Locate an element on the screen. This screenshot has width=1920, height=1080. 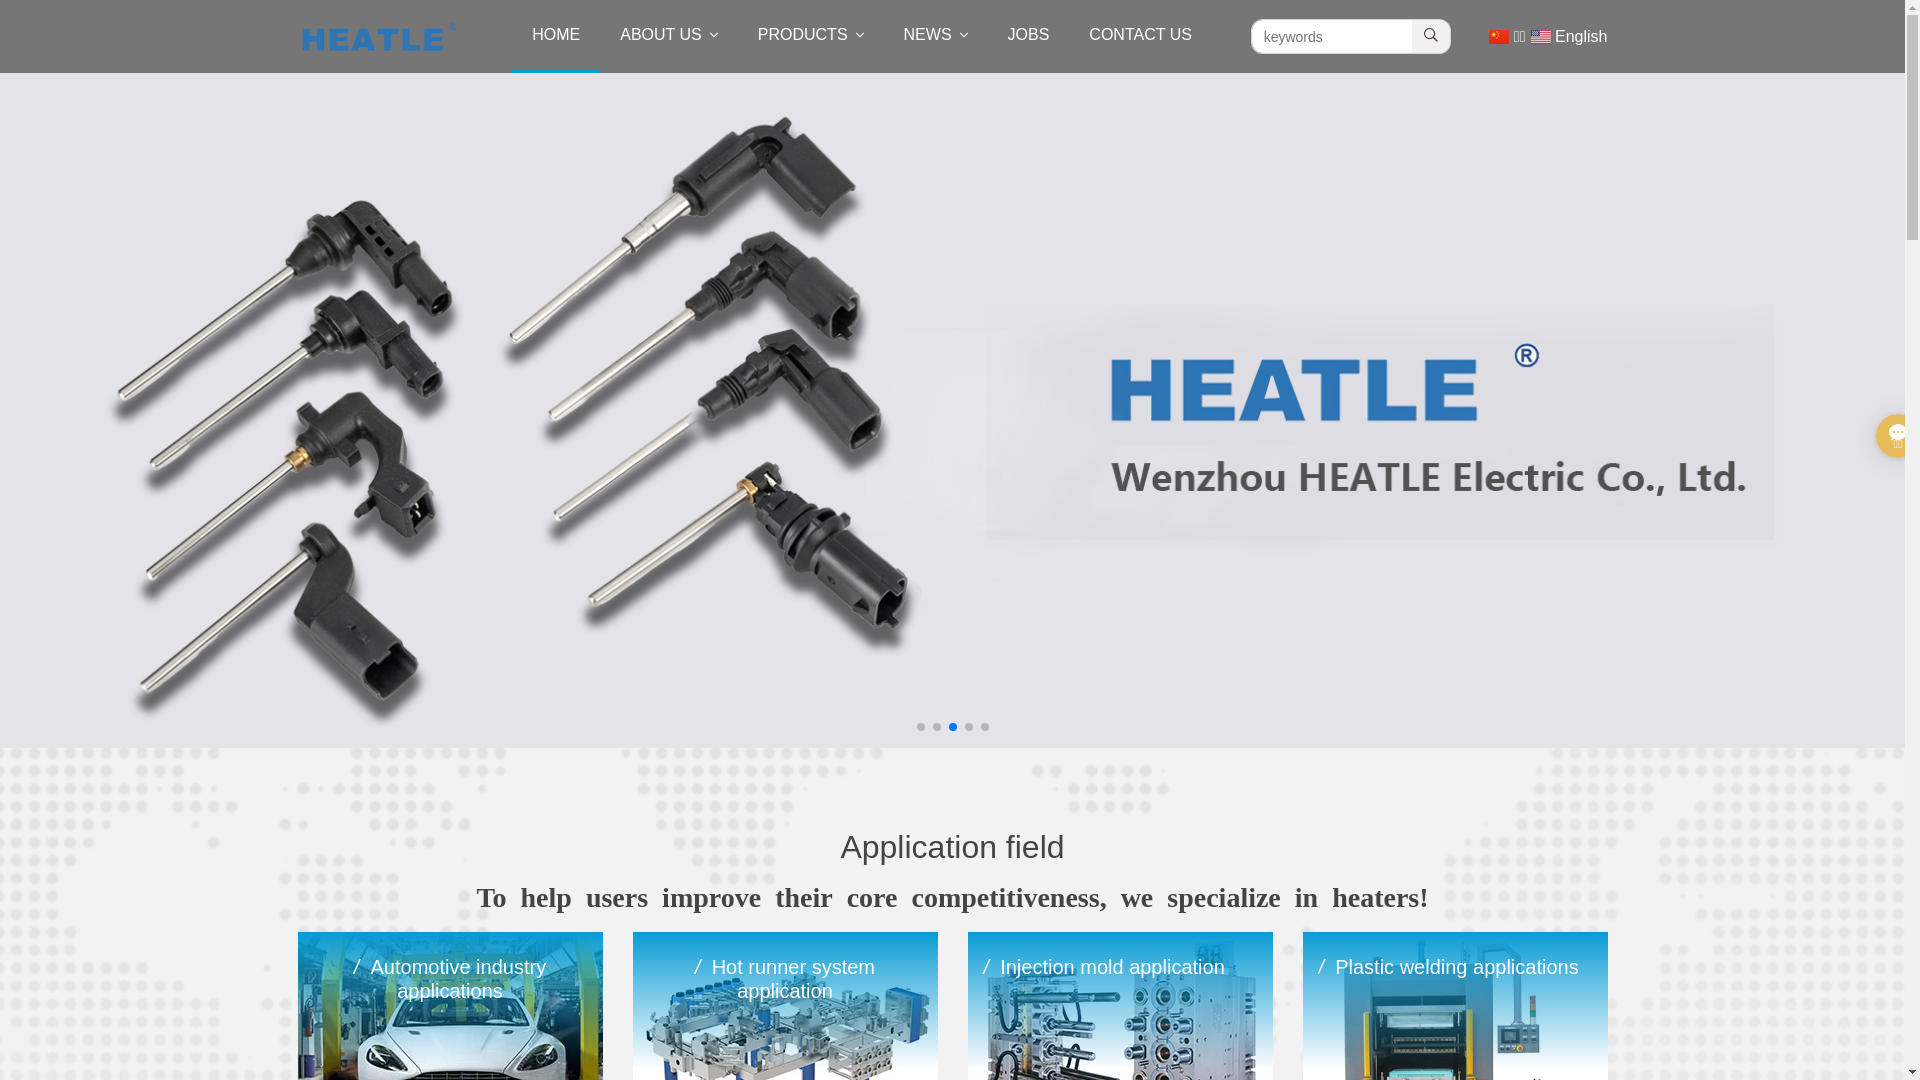
'JOBS' is located at coordinates (1028, 36).